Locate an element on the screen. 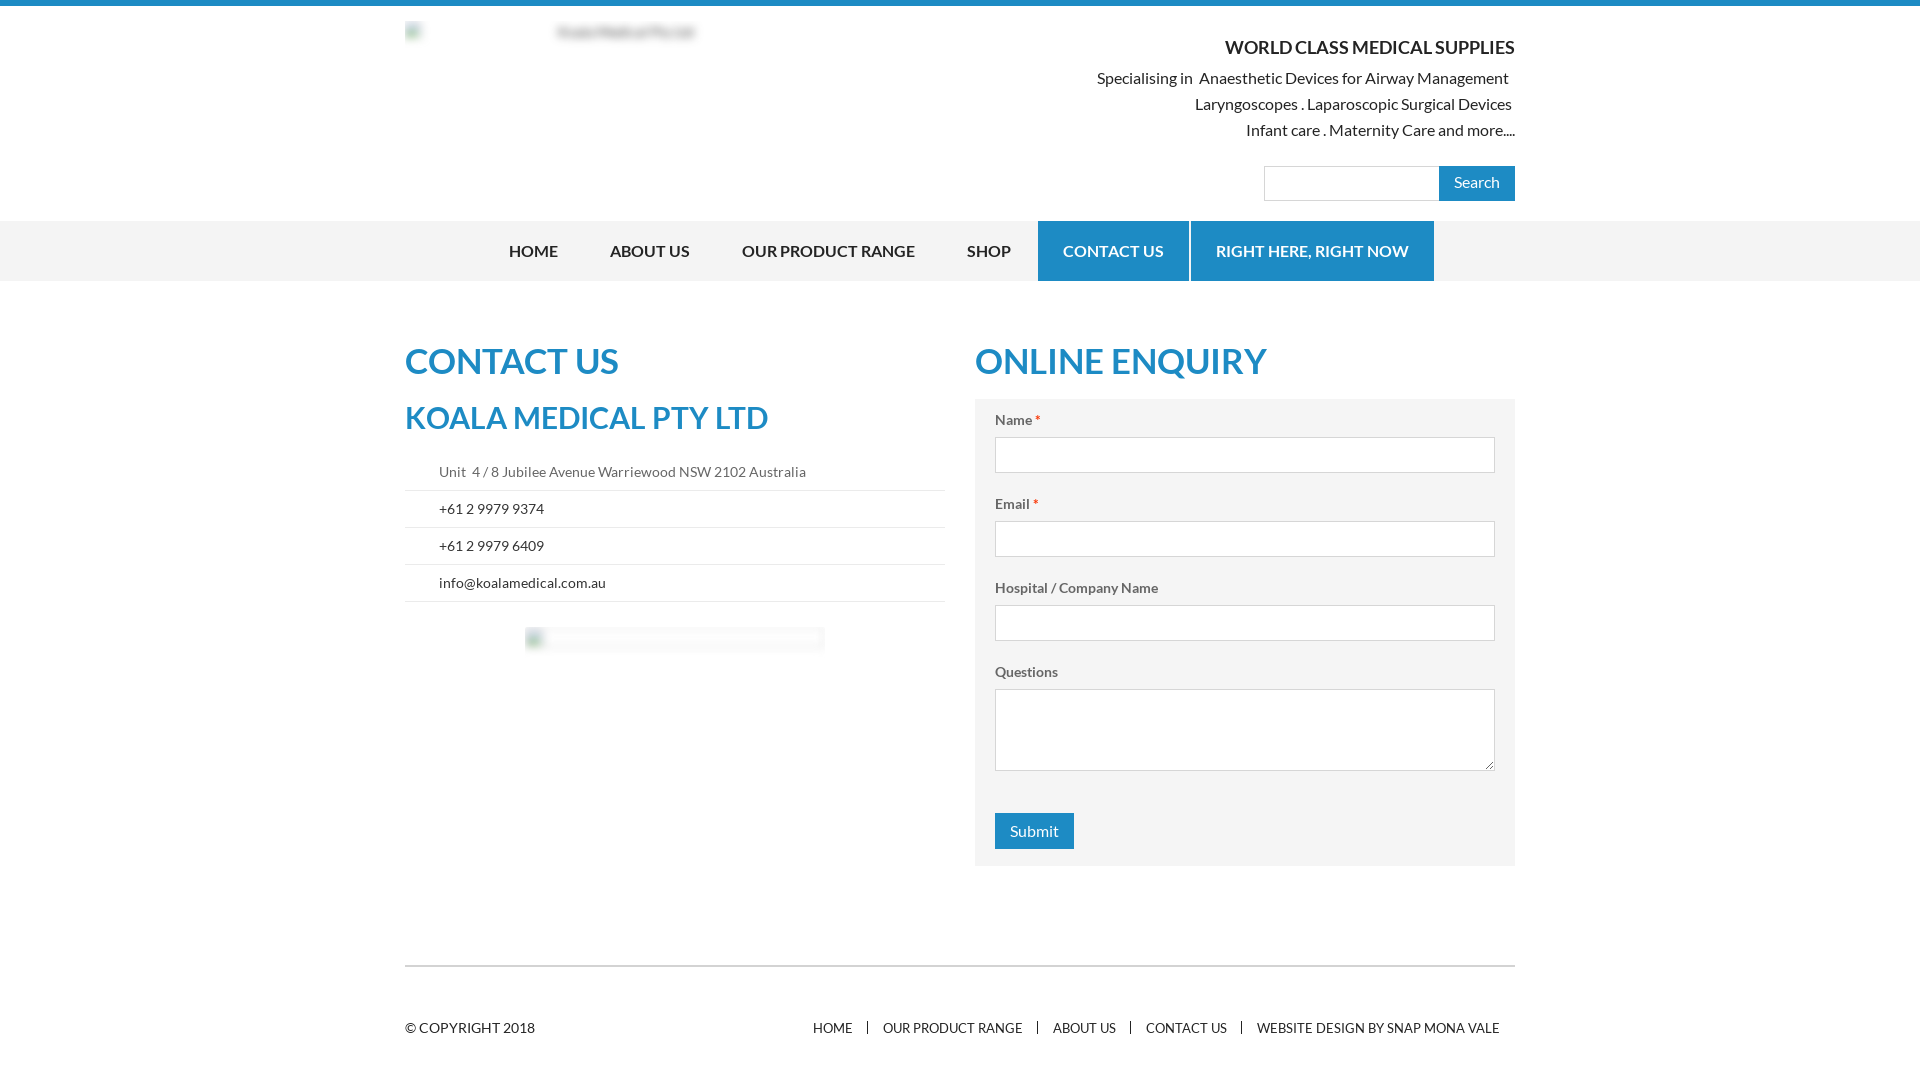 This screenshot has width=1920, height=1080. 'info@koalamedical.com.au' is located at coordinates (522, 582).